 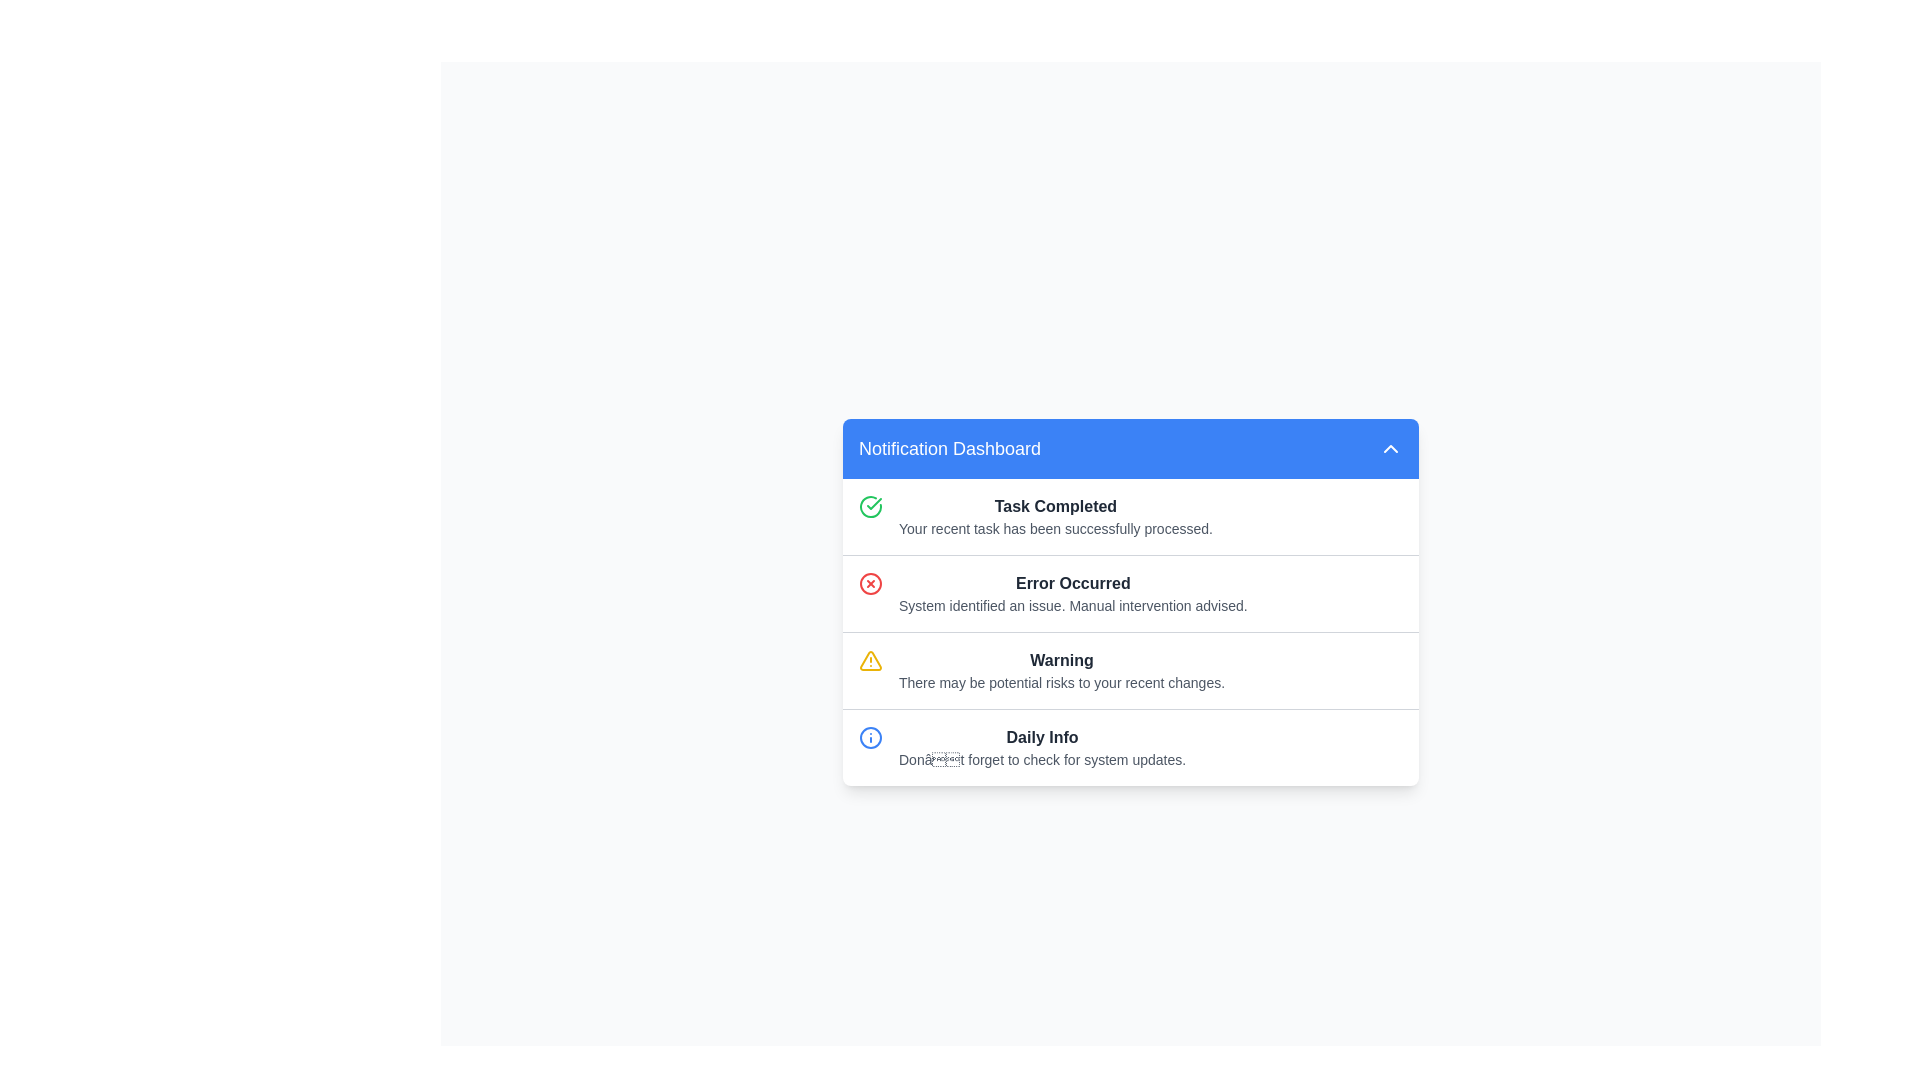 What do you see at coordinates (1041, 747) in the screenshot?
I see `the 'Daily Info' notification text block in the Notification Dashboard` at bounding box center [1041, 747].